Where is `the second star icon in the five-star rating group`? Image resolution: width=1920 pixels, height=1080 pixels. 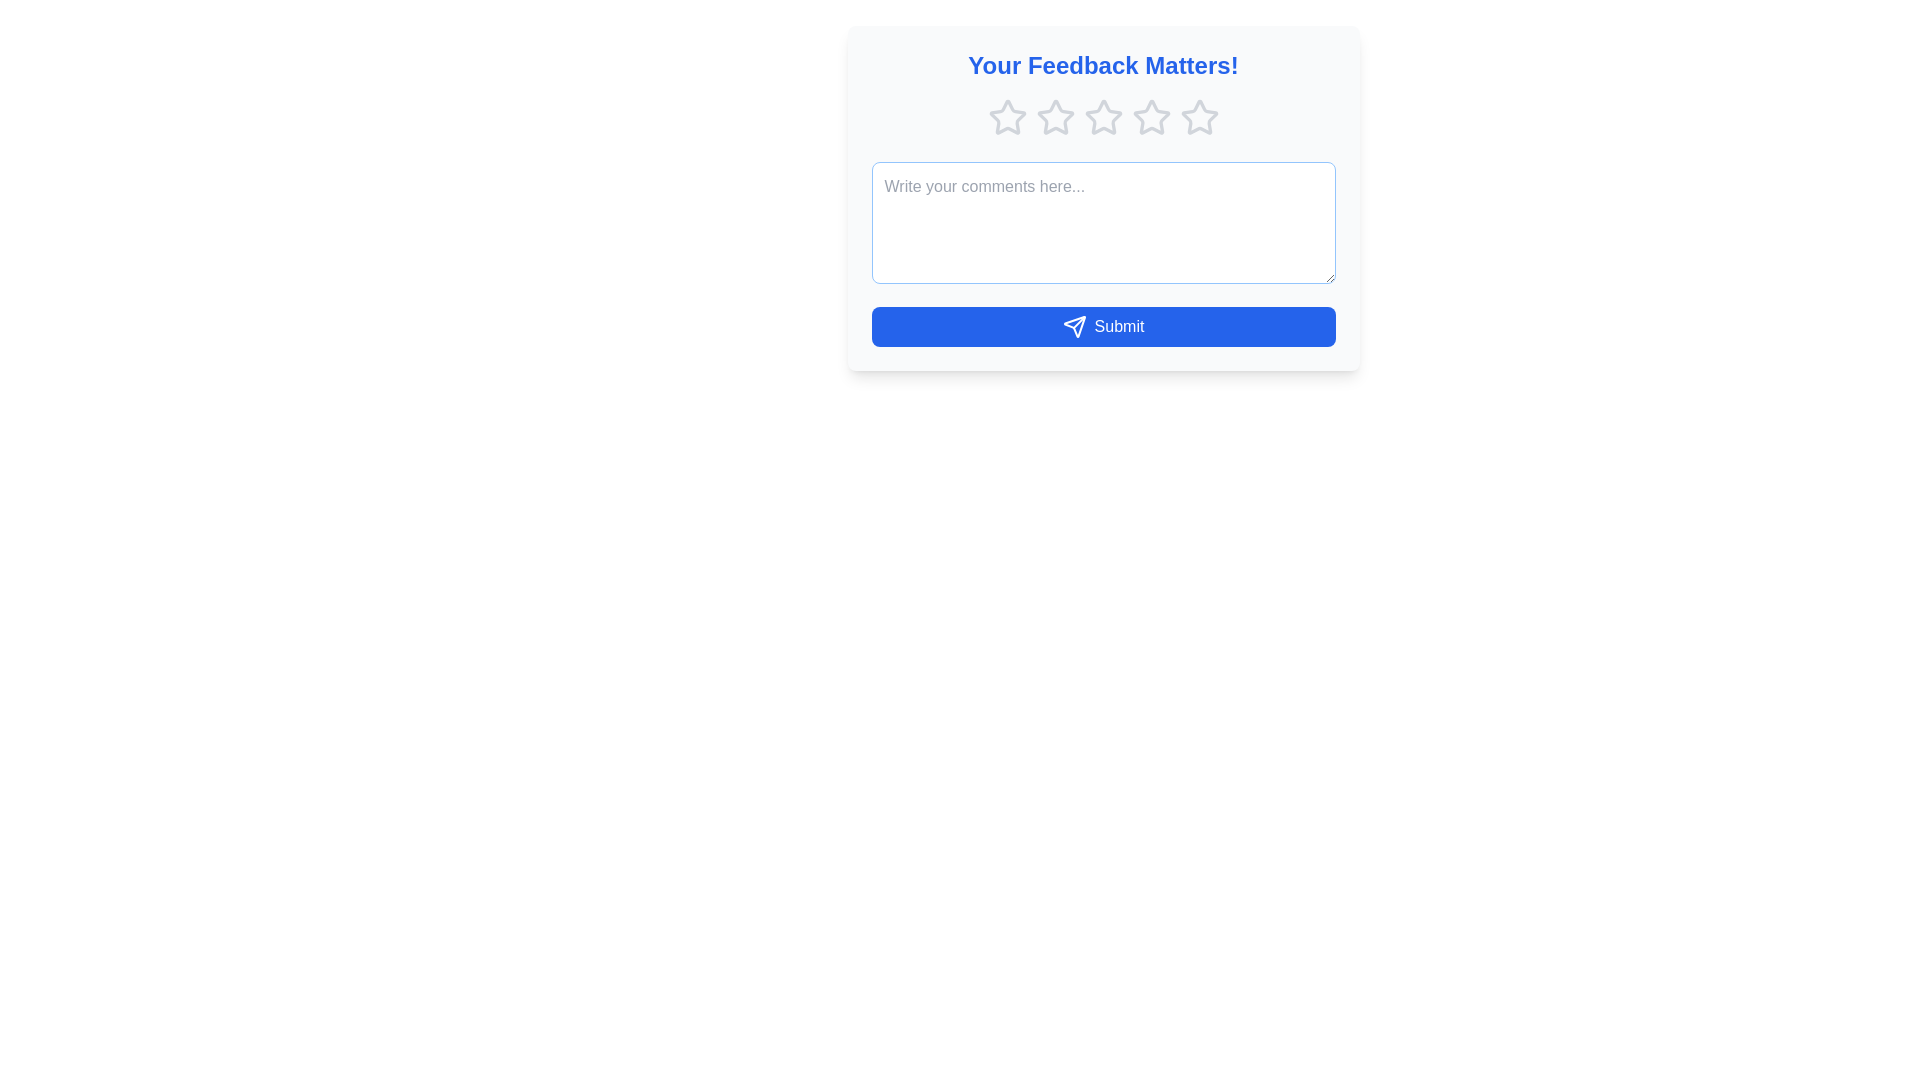 the second star icon in the five-star rating group is located at coordinates (1054, 118).